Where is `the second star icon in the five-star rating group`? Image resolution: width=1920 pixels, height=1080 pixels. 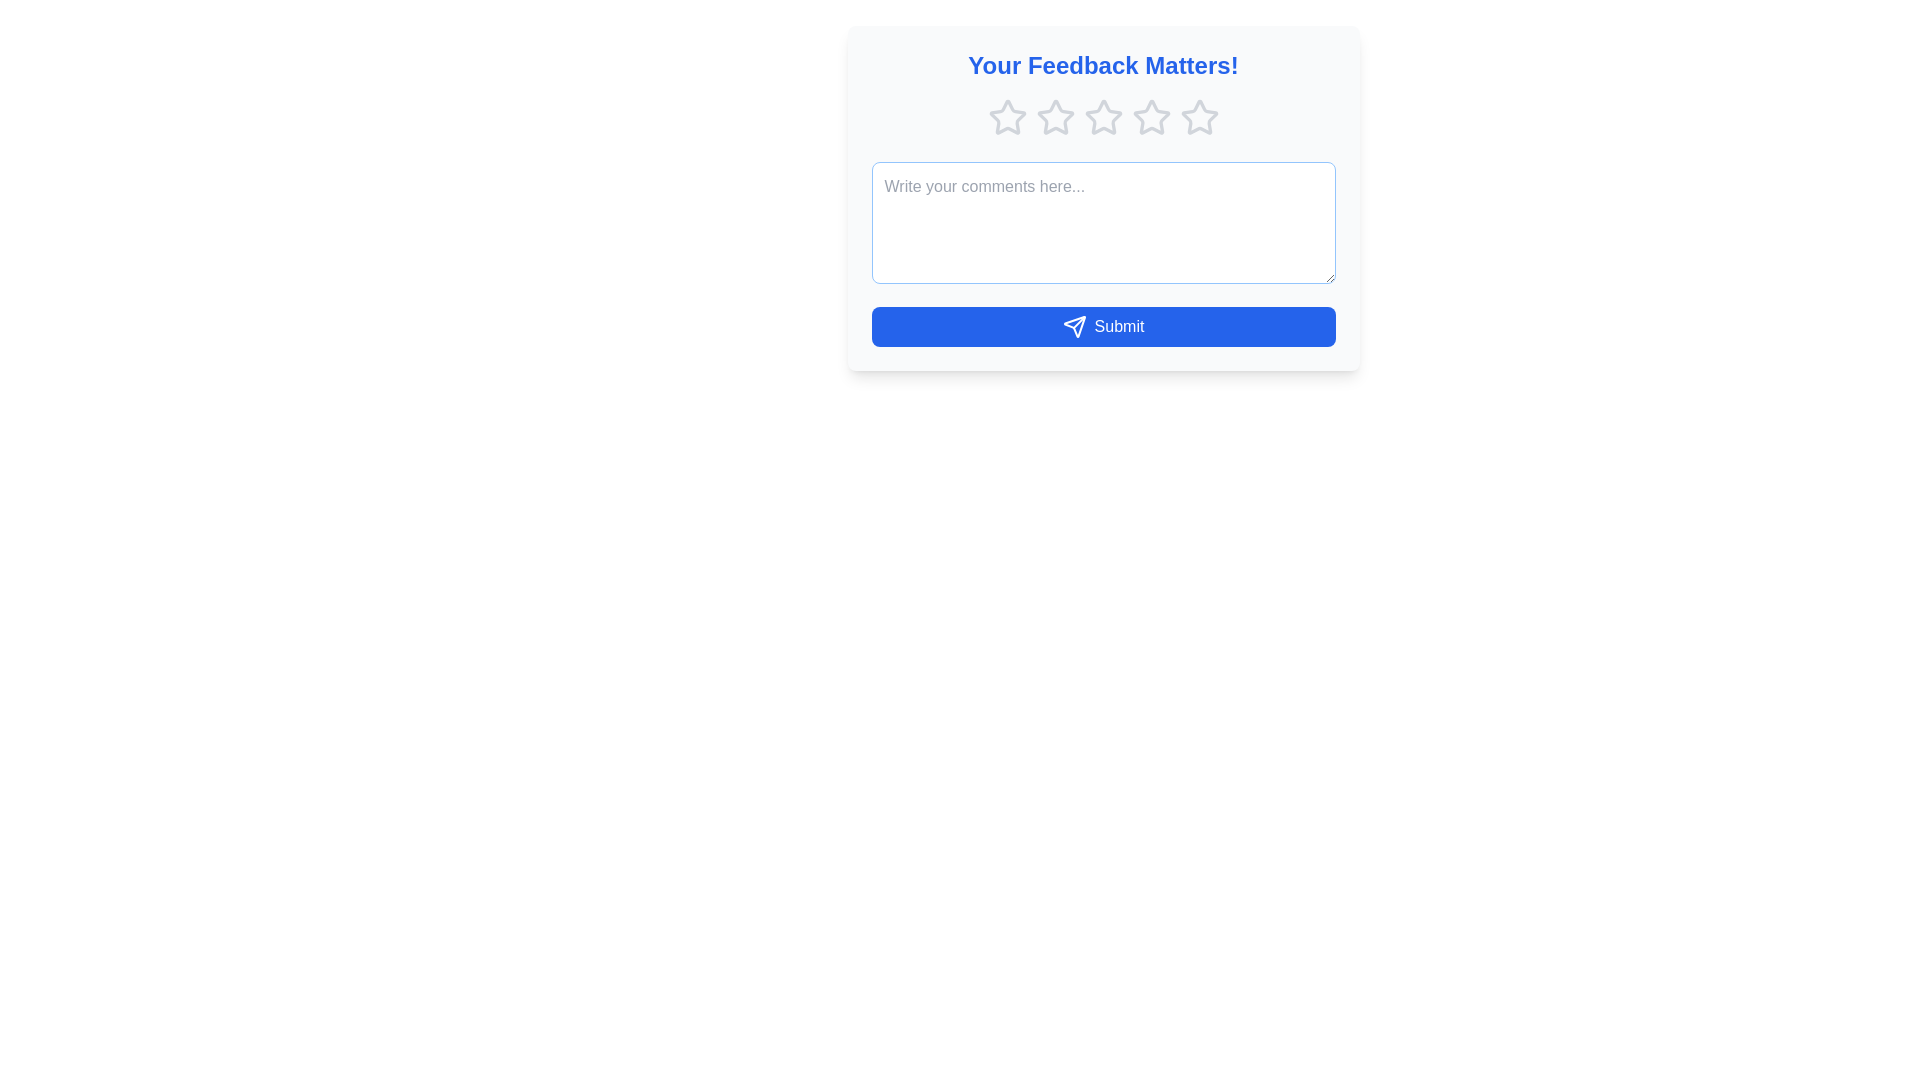 the second star icon in the five-star rating group is located at coordinates (1054, 118).